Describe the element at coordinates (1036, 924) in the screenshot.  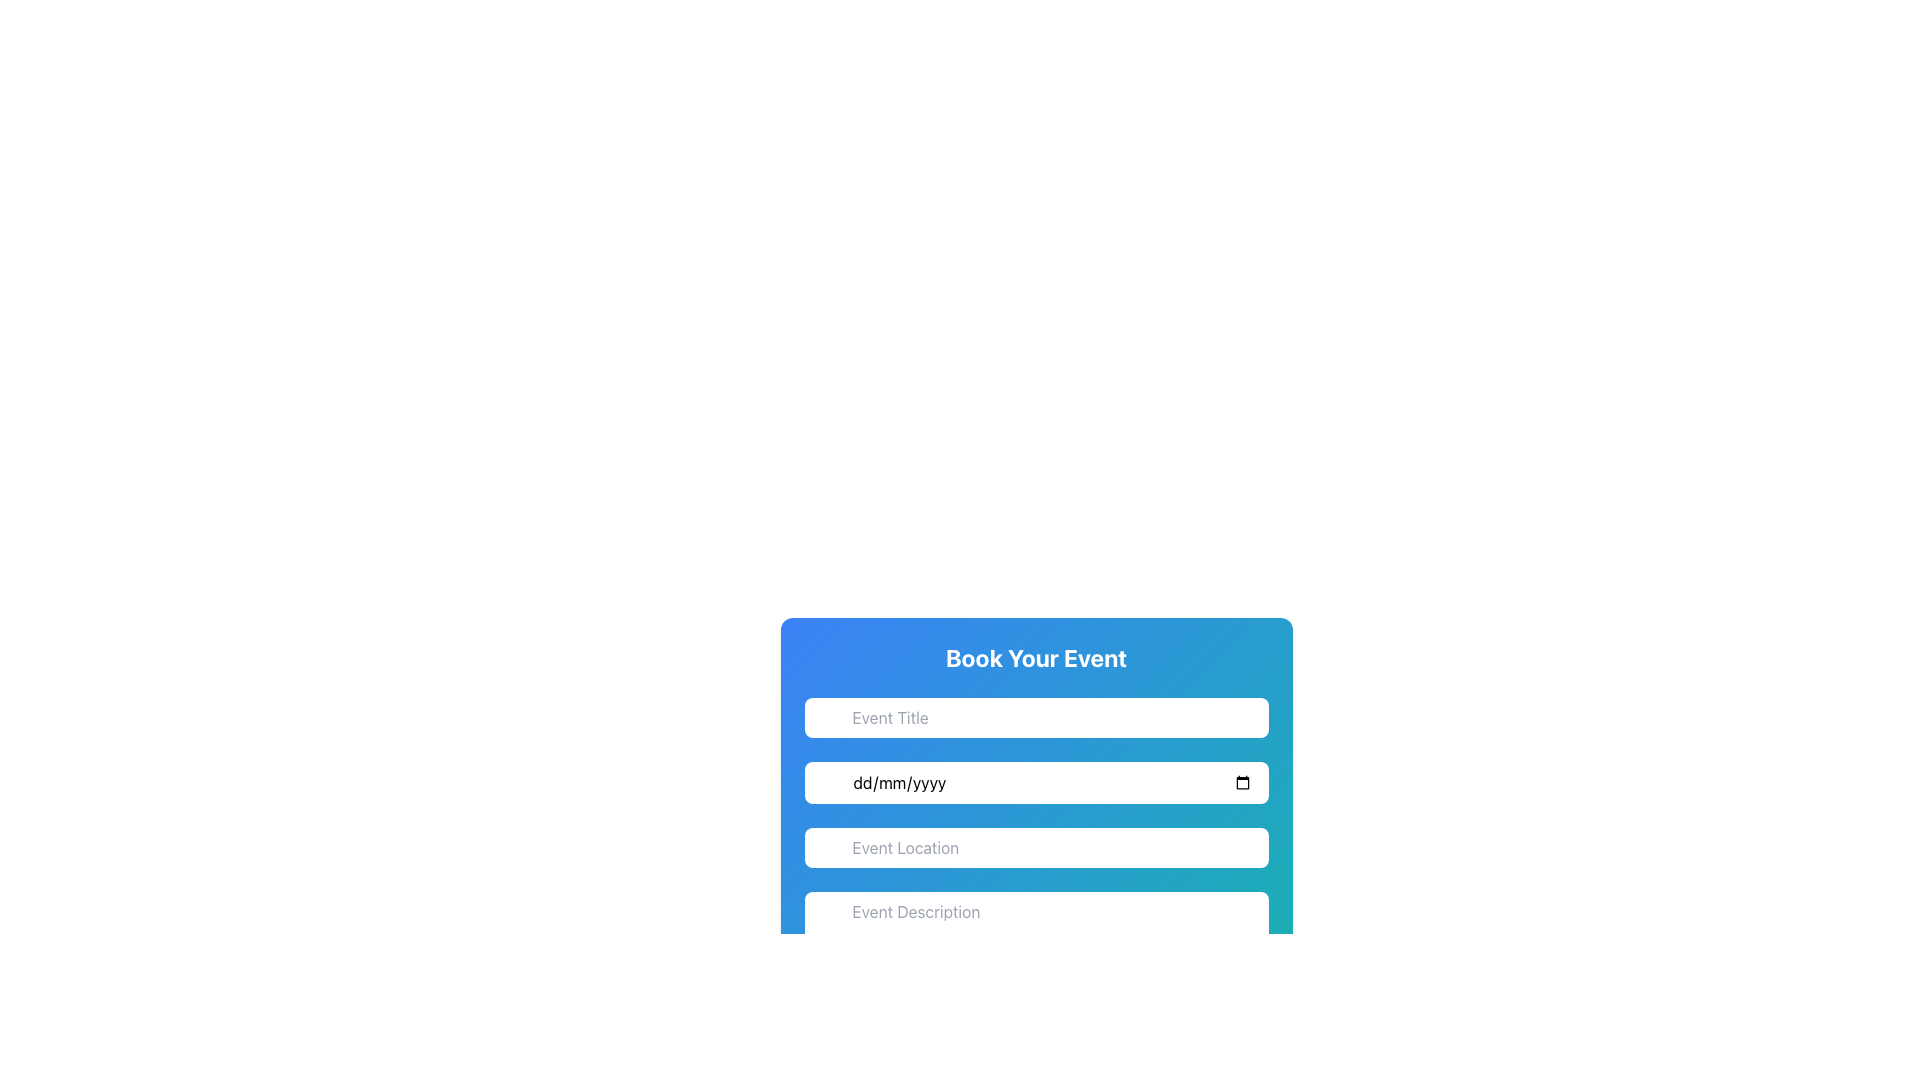
I see `the 'Event Description' input field to focus on it` at that location.